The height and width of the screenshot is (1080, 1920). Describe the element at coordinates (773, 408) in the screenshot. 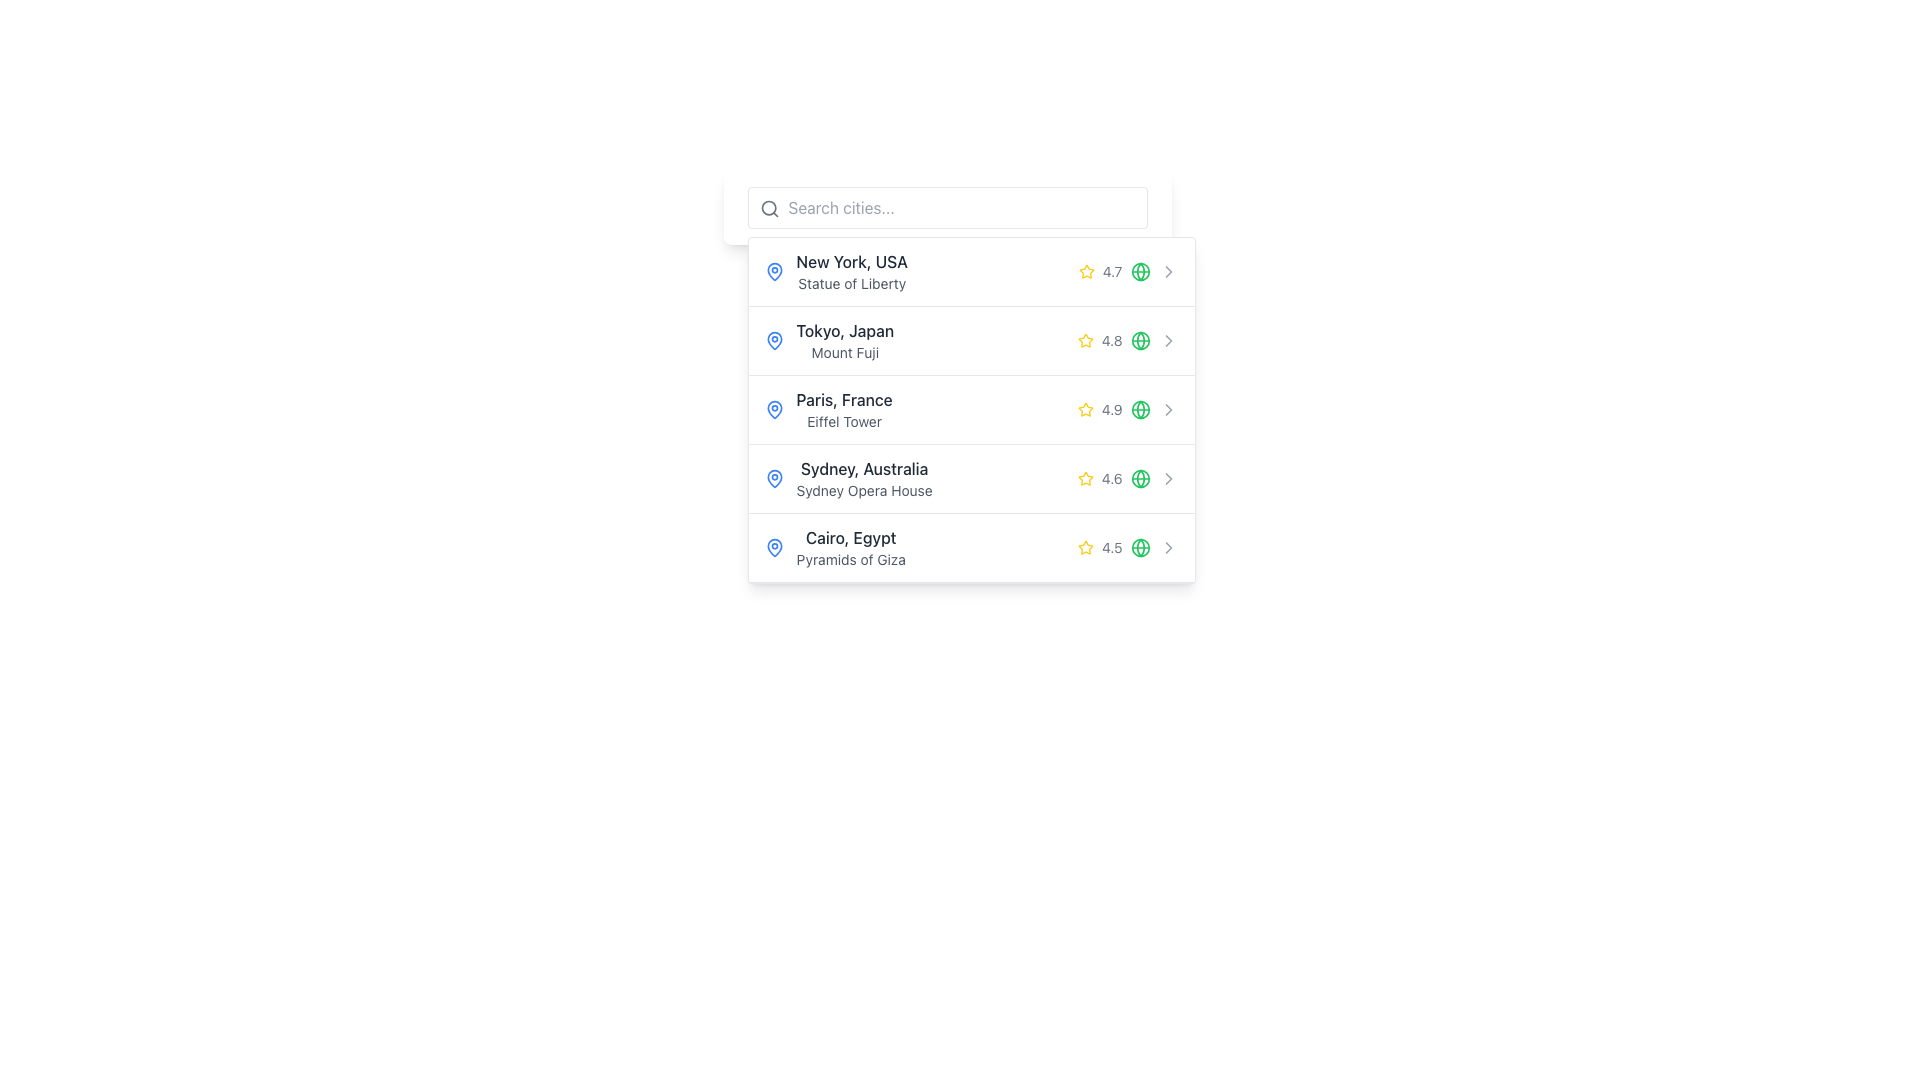

I see `the blue outline pin marker icon that indicates the location of 'Paris, France', located to the left of the text and aligned with the third item in the list` at that location.